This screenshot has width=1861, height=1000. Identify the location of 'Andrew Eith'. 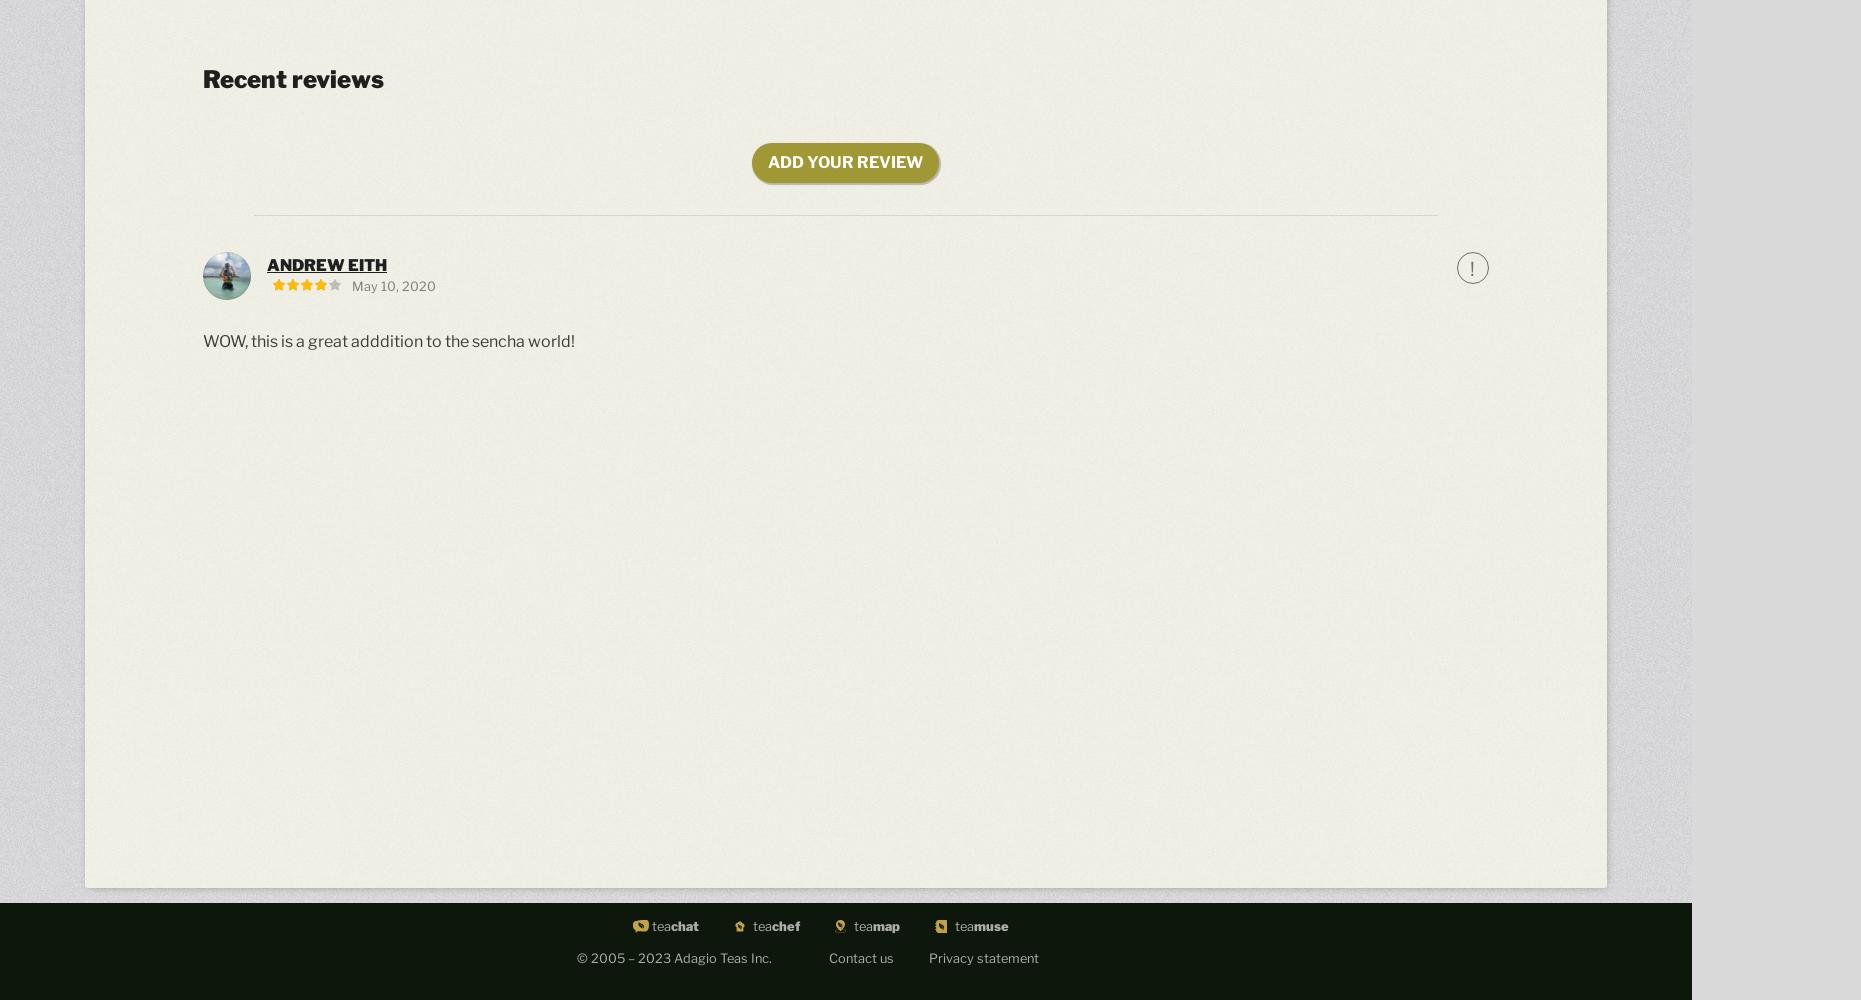
(325, 264).